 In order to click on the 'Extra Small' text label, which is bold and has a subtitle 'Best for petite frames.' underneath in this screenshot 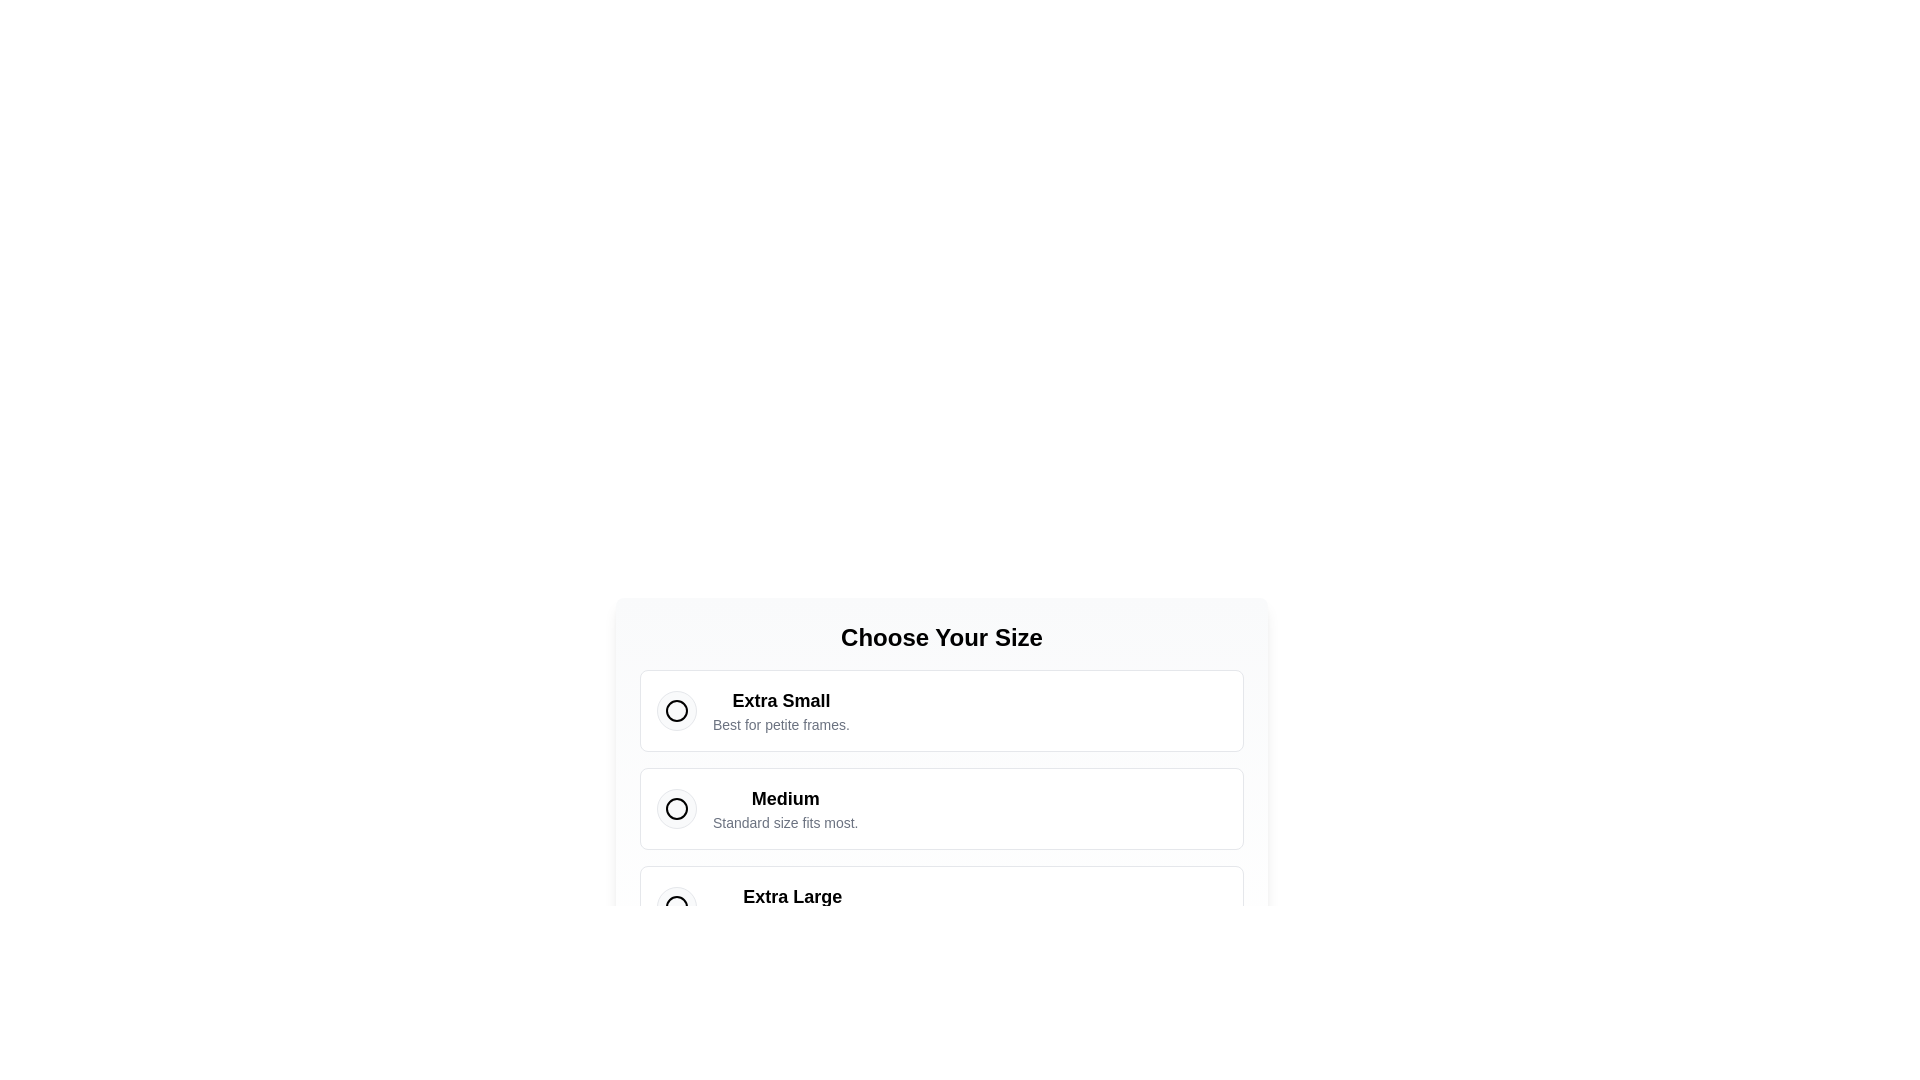, I will do `click(780, 709)`.